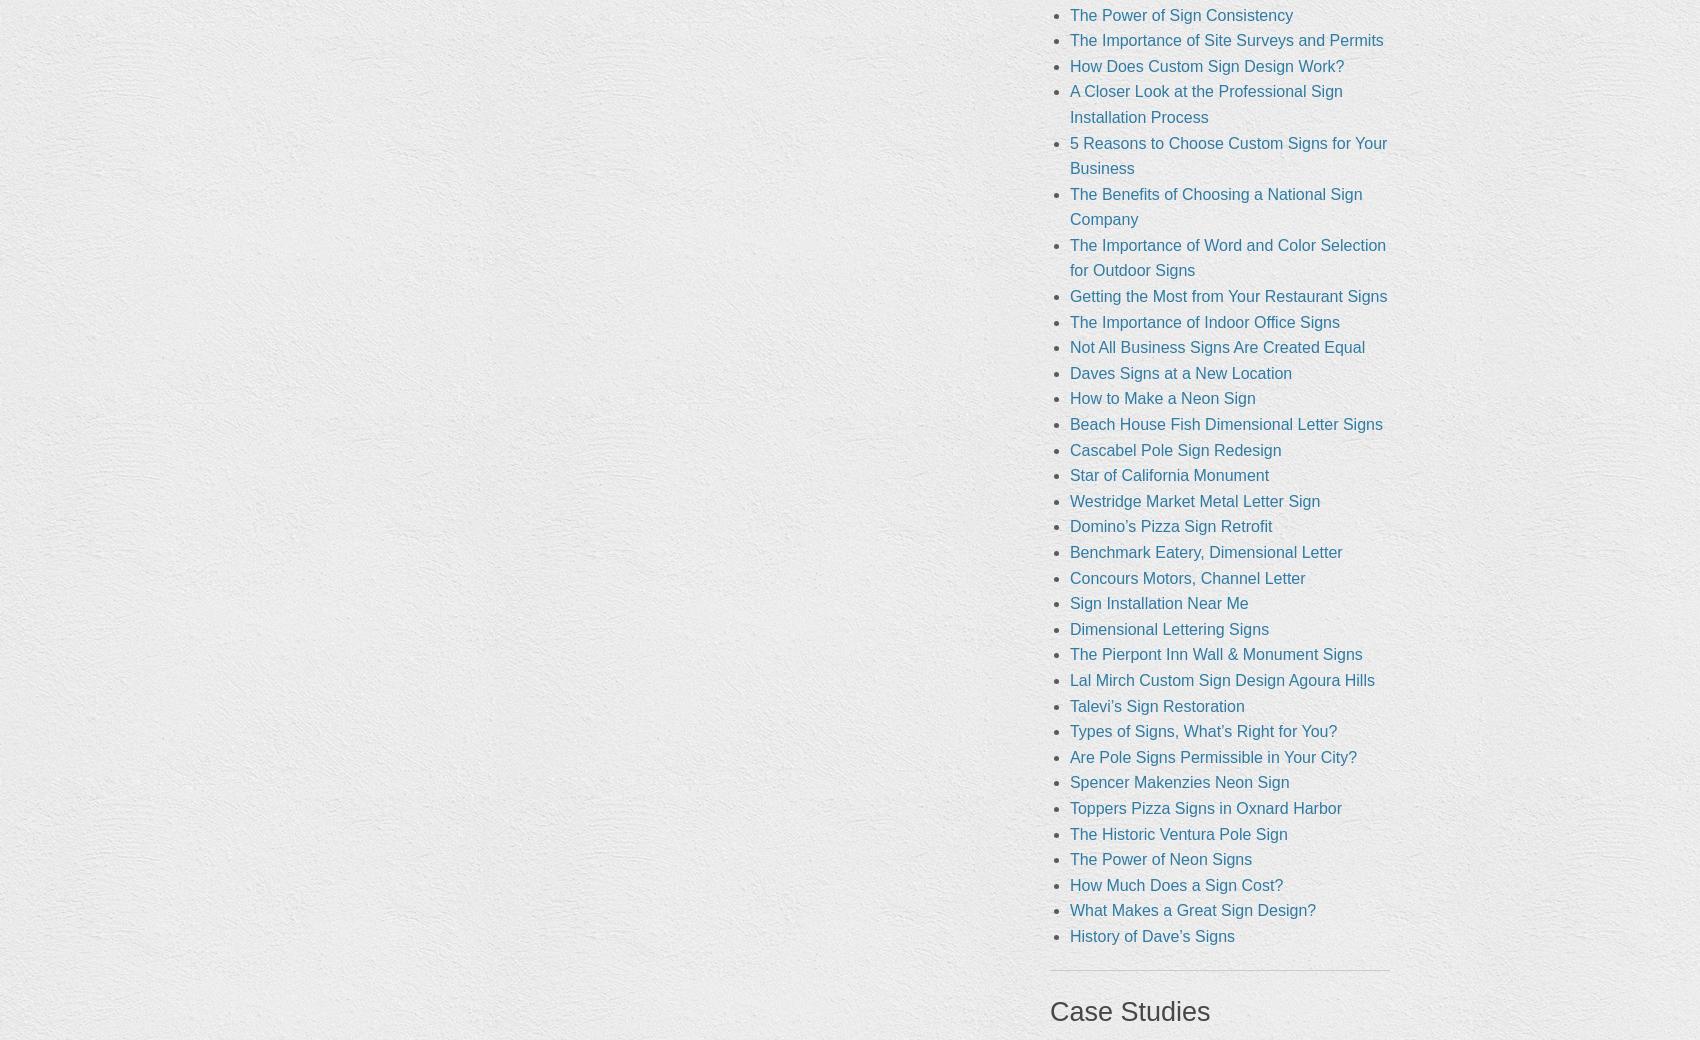  Describe the element at coordinates (1068, 705) in the screenshot. I see `'Talevi’s Sign Restoration'` at that location.